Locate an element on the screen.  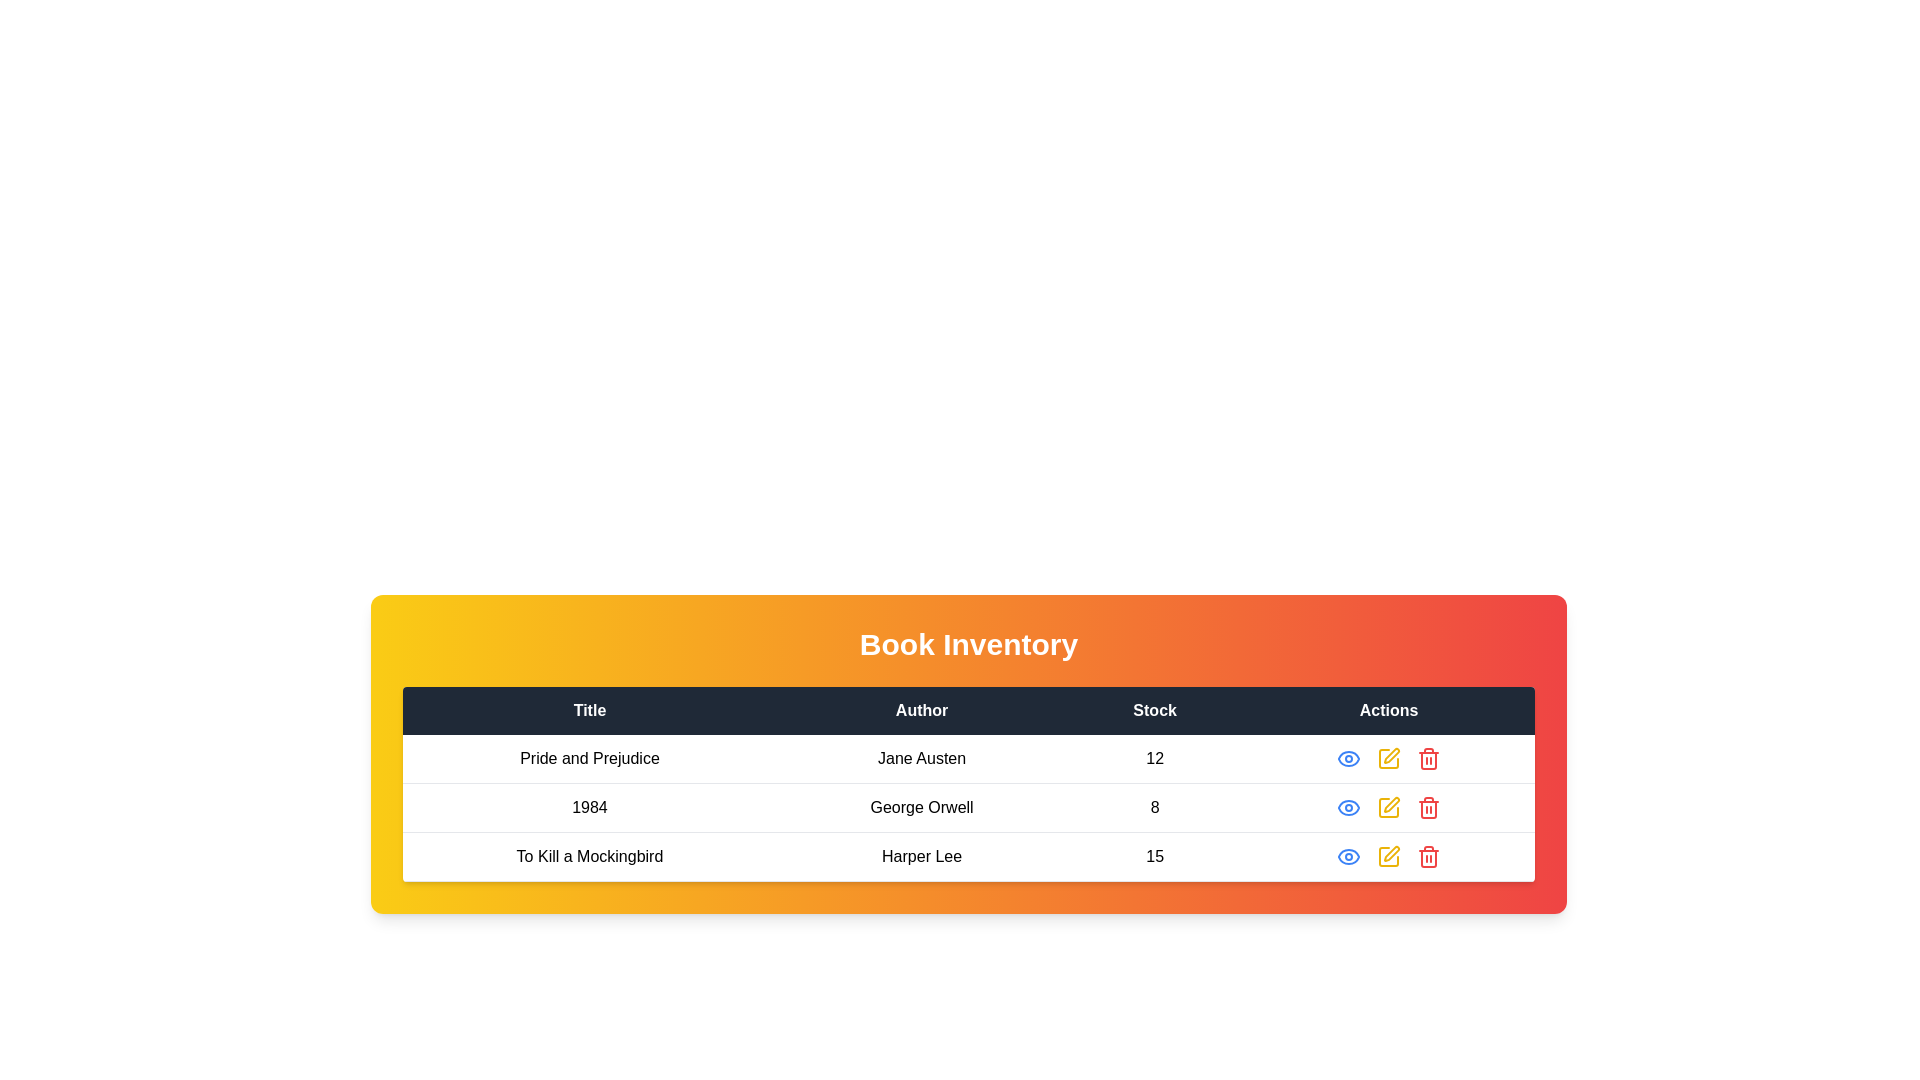
the 'Title' column header in the table, which indicates the data below pertains to book titles is located at coordinates (589, 709).